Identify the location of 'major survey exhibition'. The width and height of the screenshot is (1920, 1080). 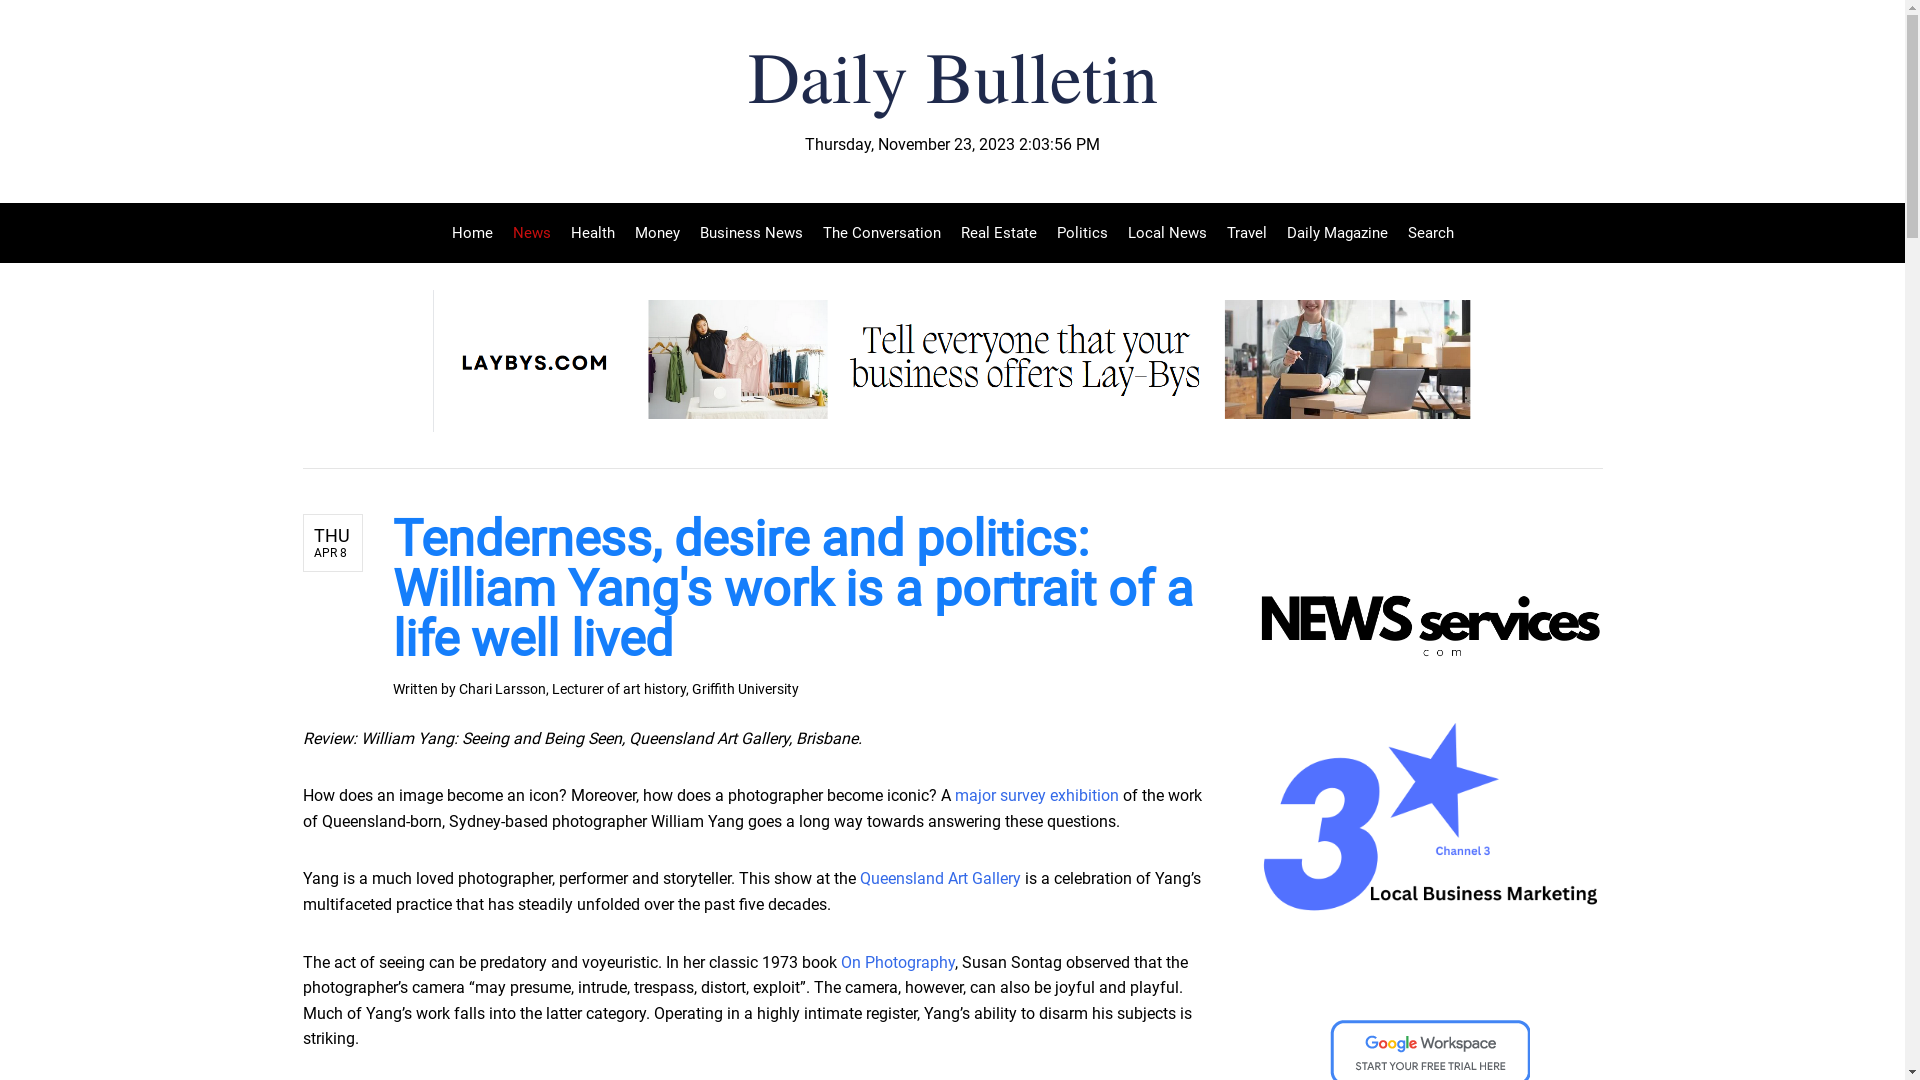
(953, 794).